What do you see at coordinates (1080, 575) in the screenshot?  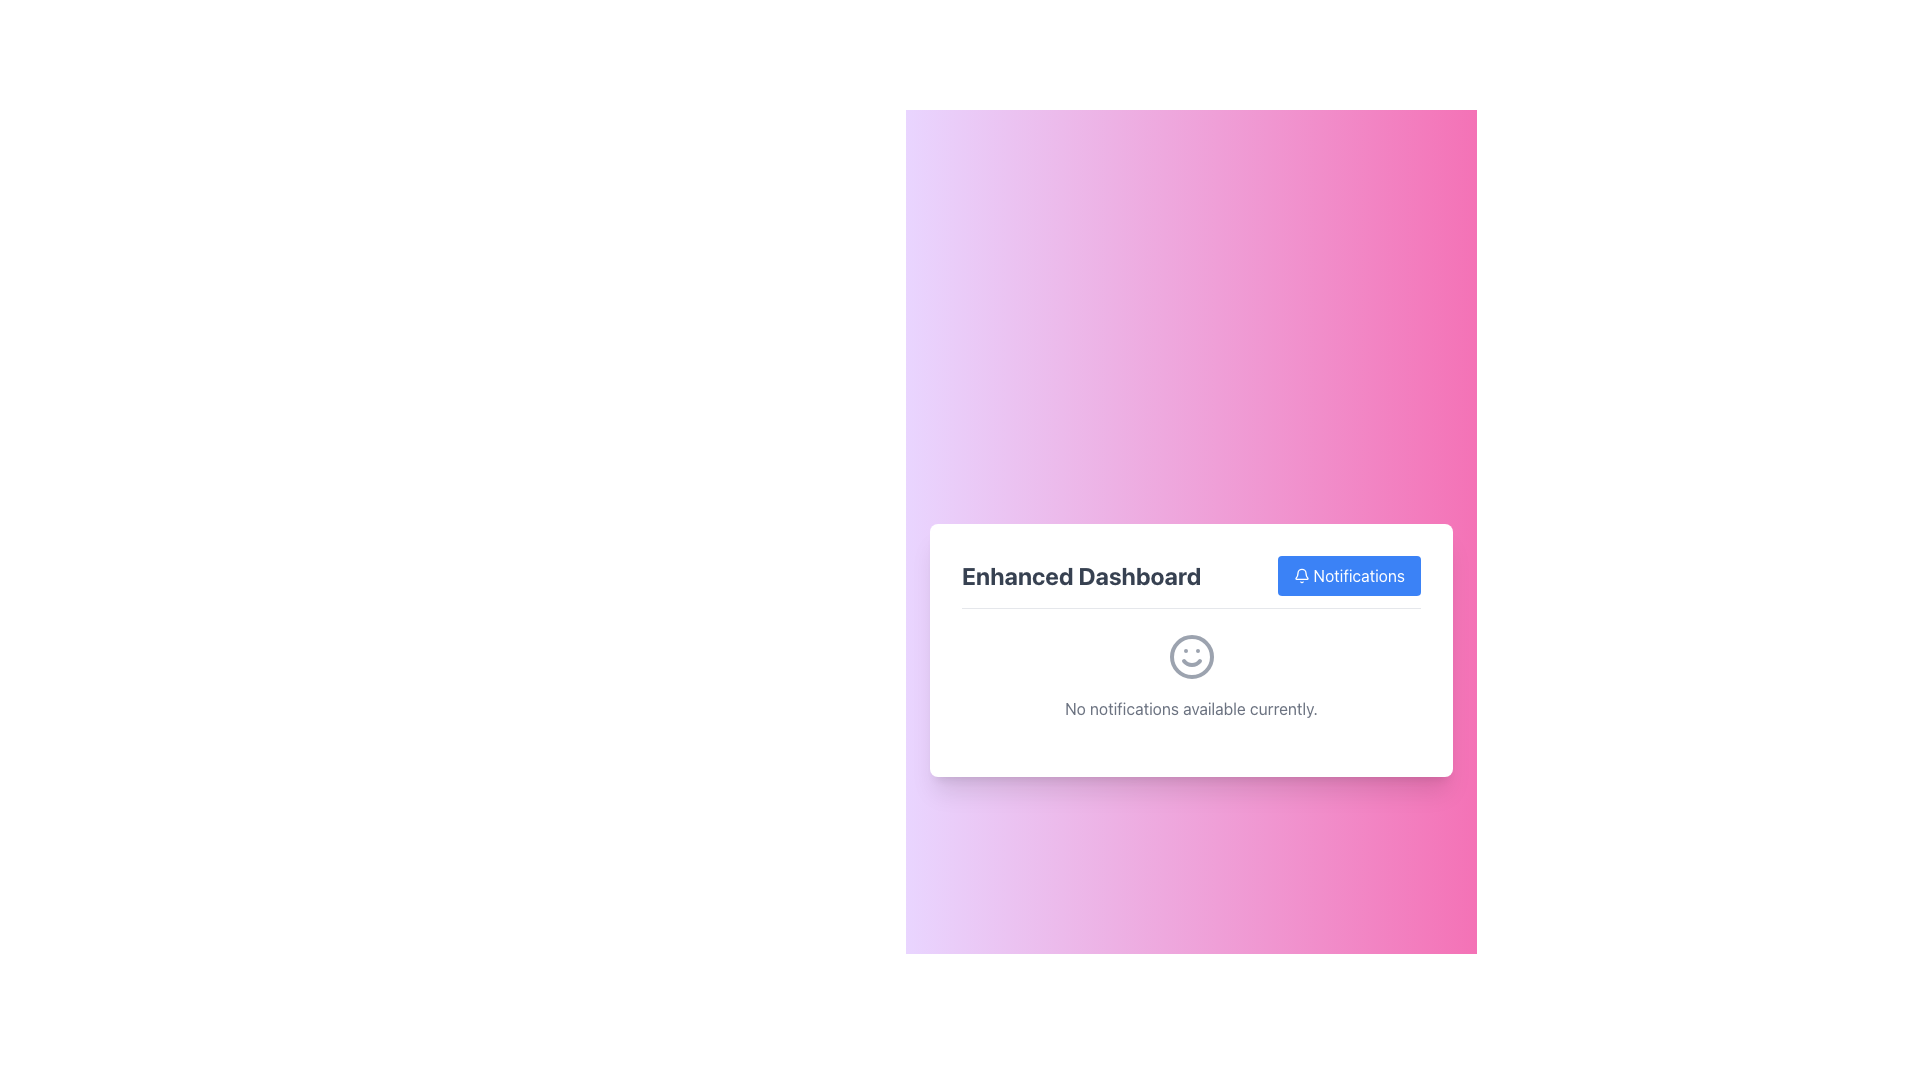 I see `the Text Label that serves as a title or heading for the section` at bounding box center [1080, 575].